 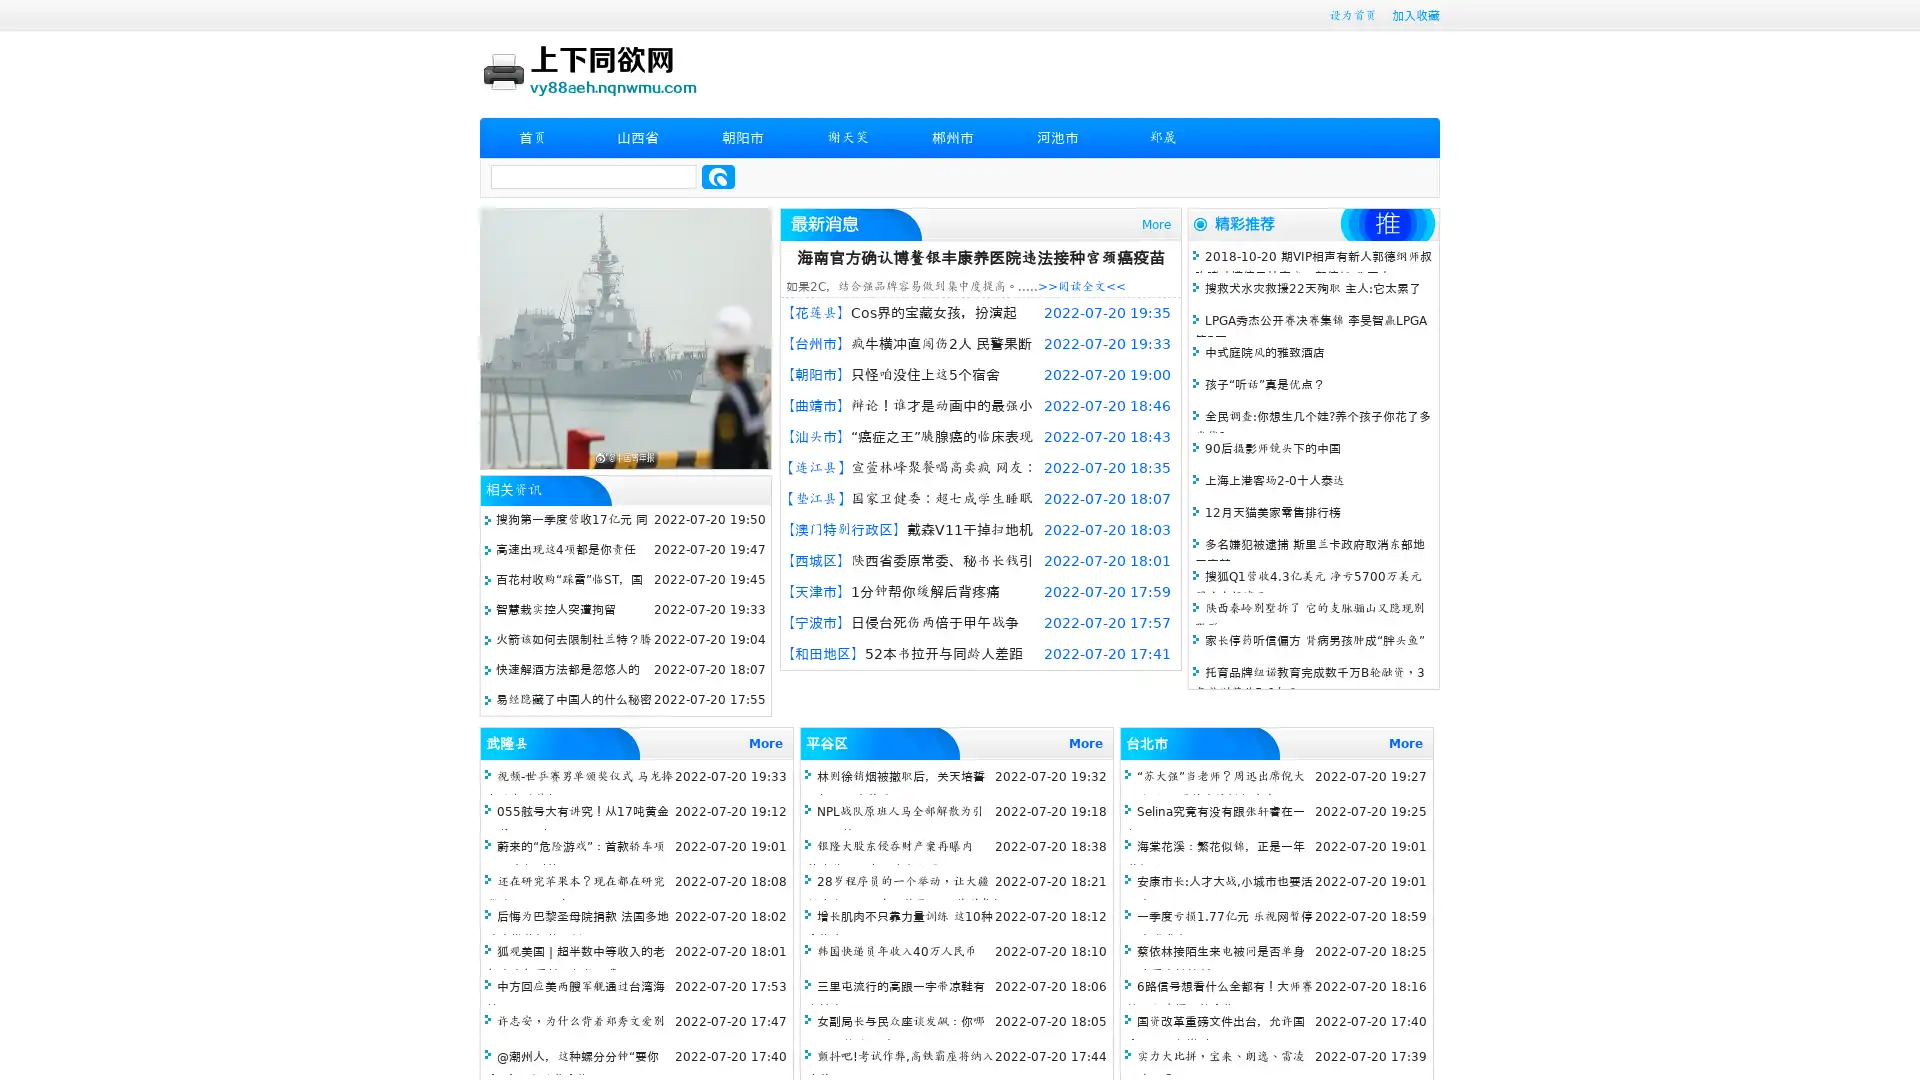 I want to click on Search, so click(x=718, y=176).